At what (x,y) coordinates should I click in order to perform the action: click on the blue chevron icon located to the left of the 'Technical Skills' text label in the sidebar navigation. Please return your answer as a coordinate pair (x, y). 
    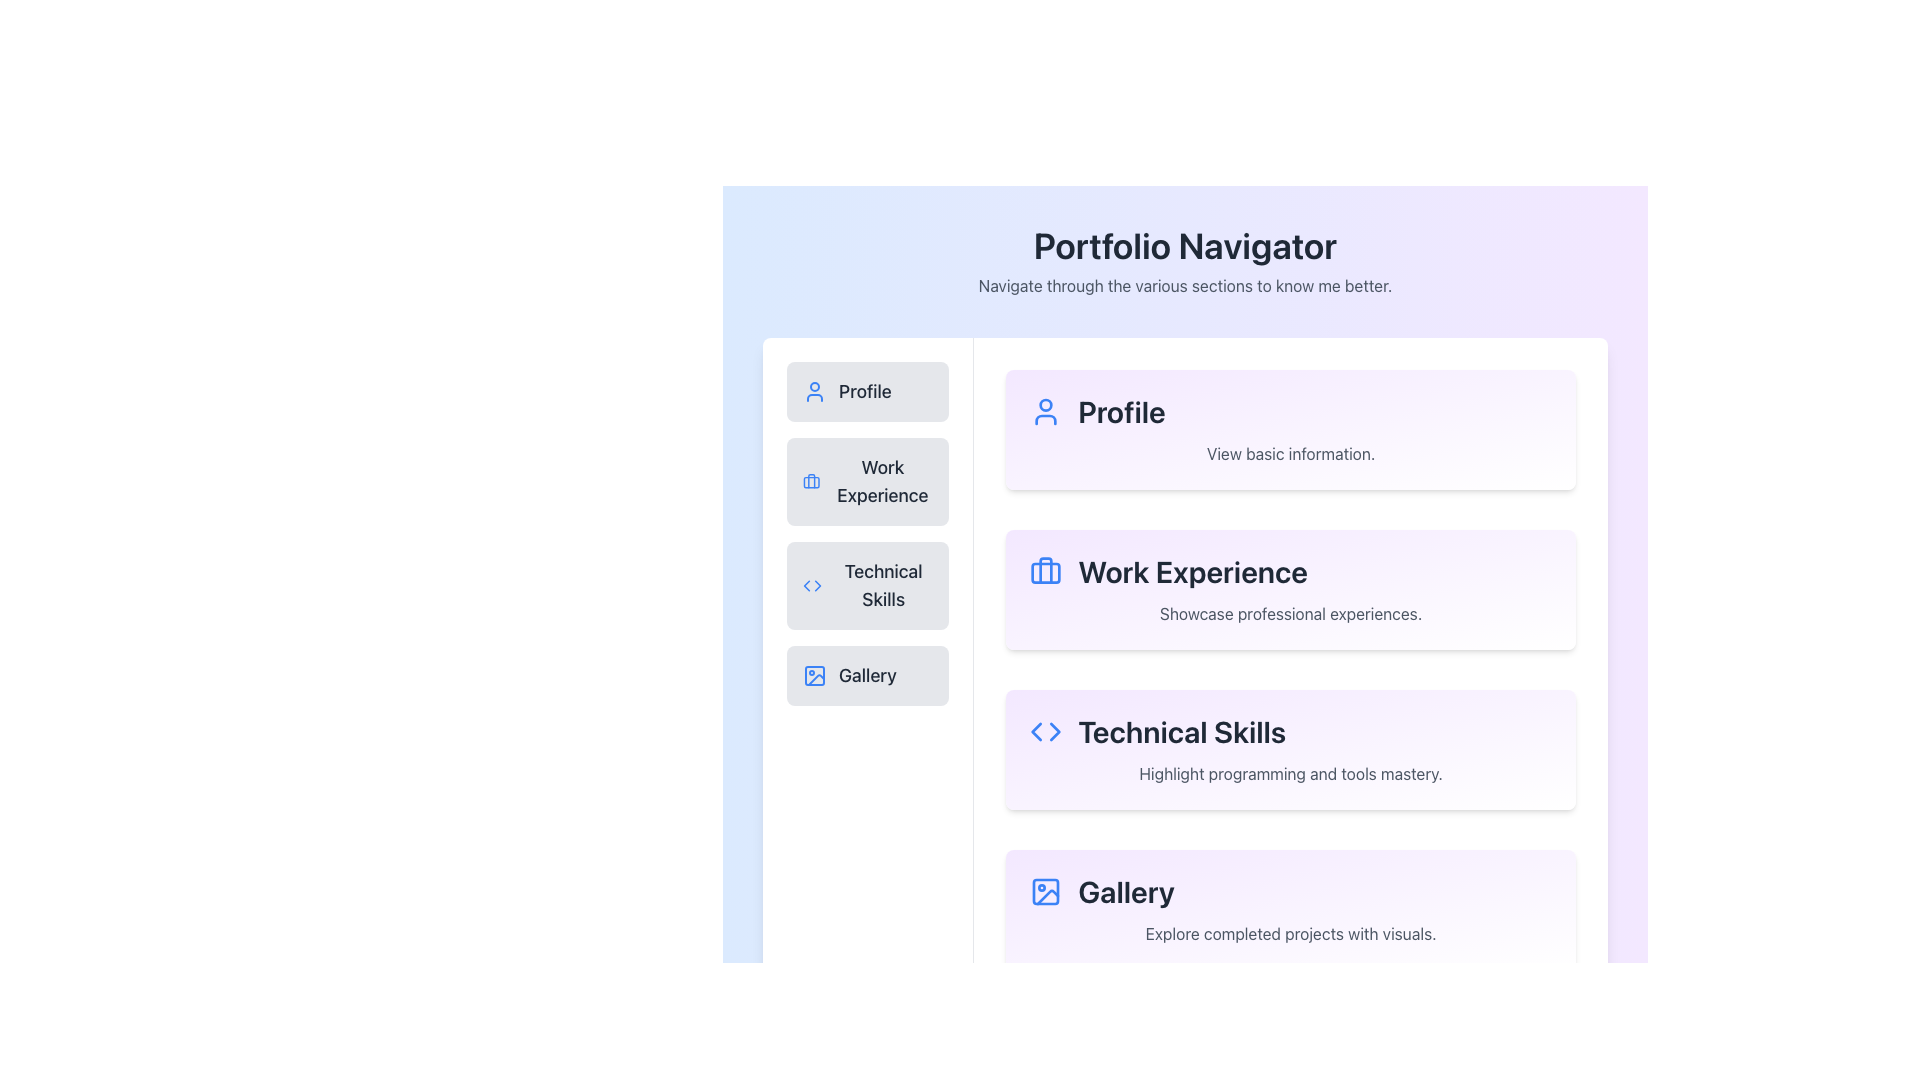
    Looking at the image, I should click on (806, 585).